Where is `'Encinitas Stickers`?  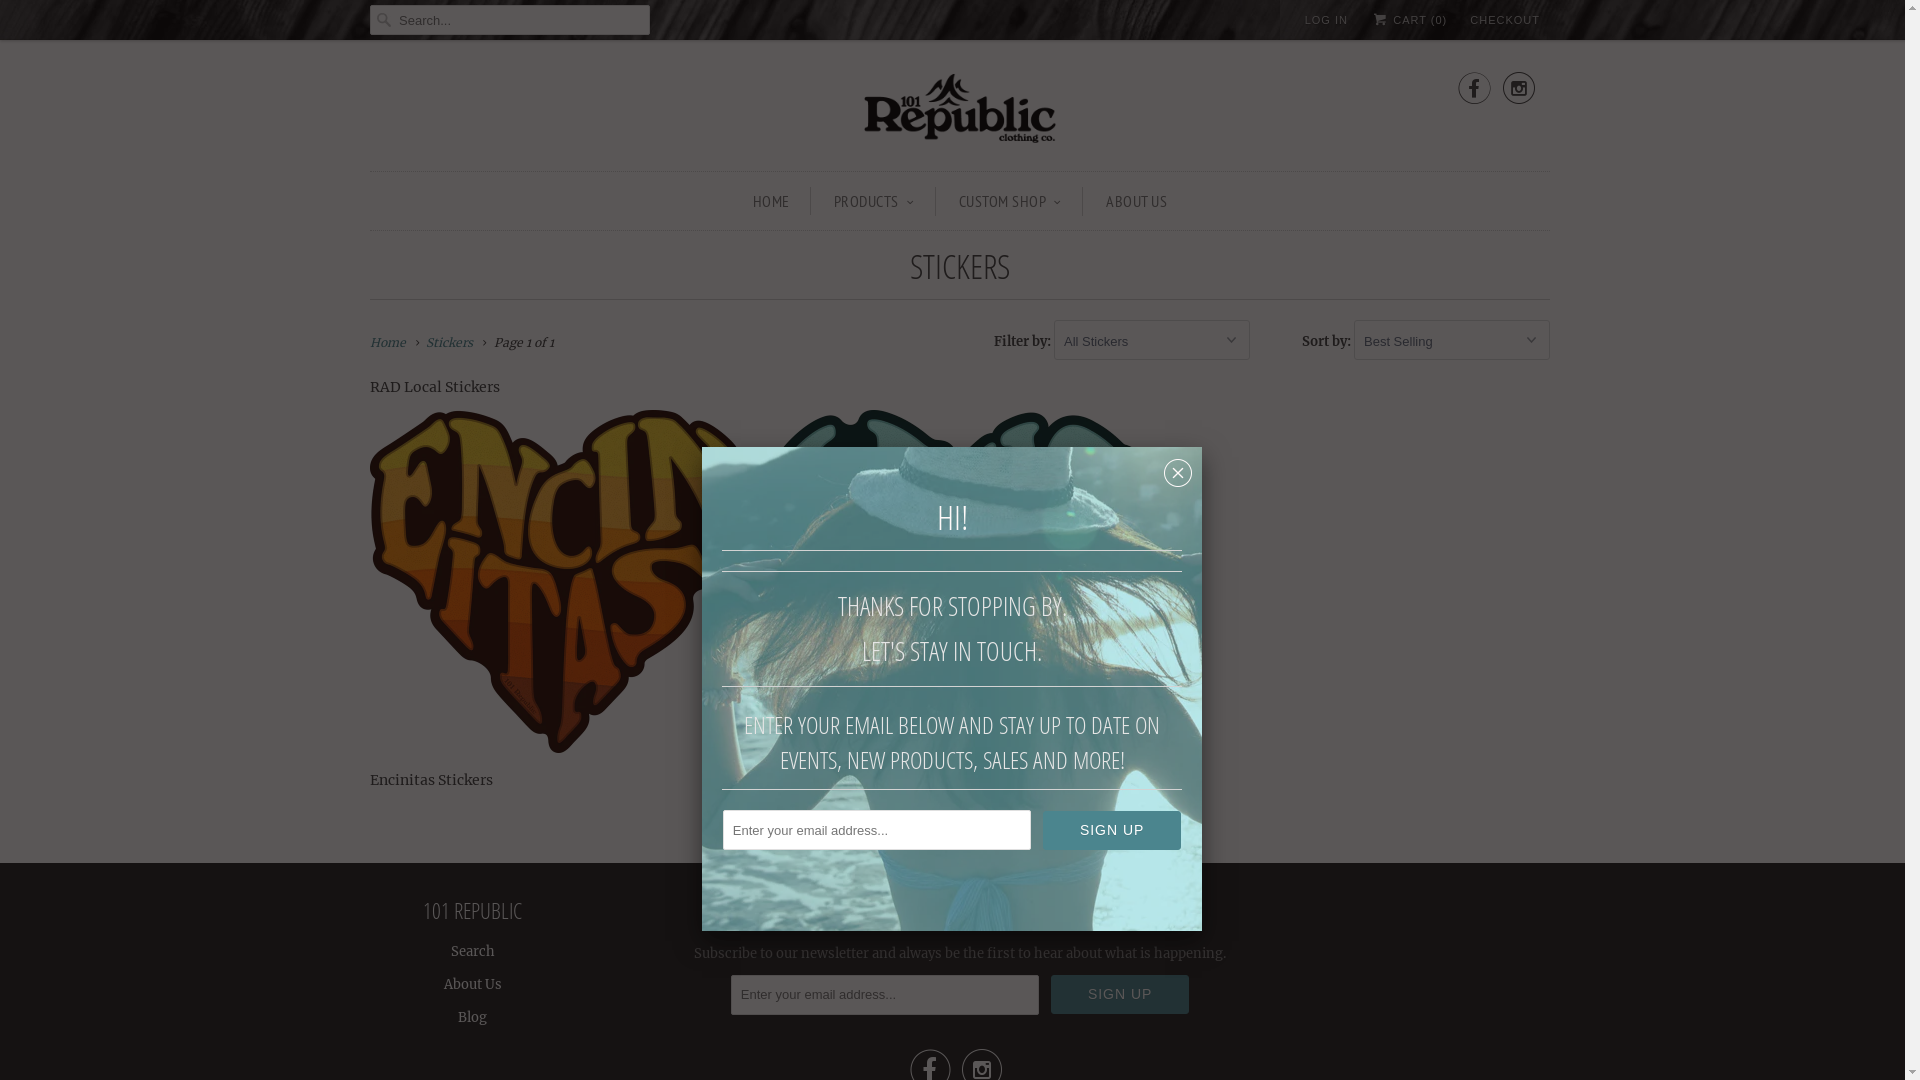
'Encinitas Stickers is located at coordinates (560, 604).